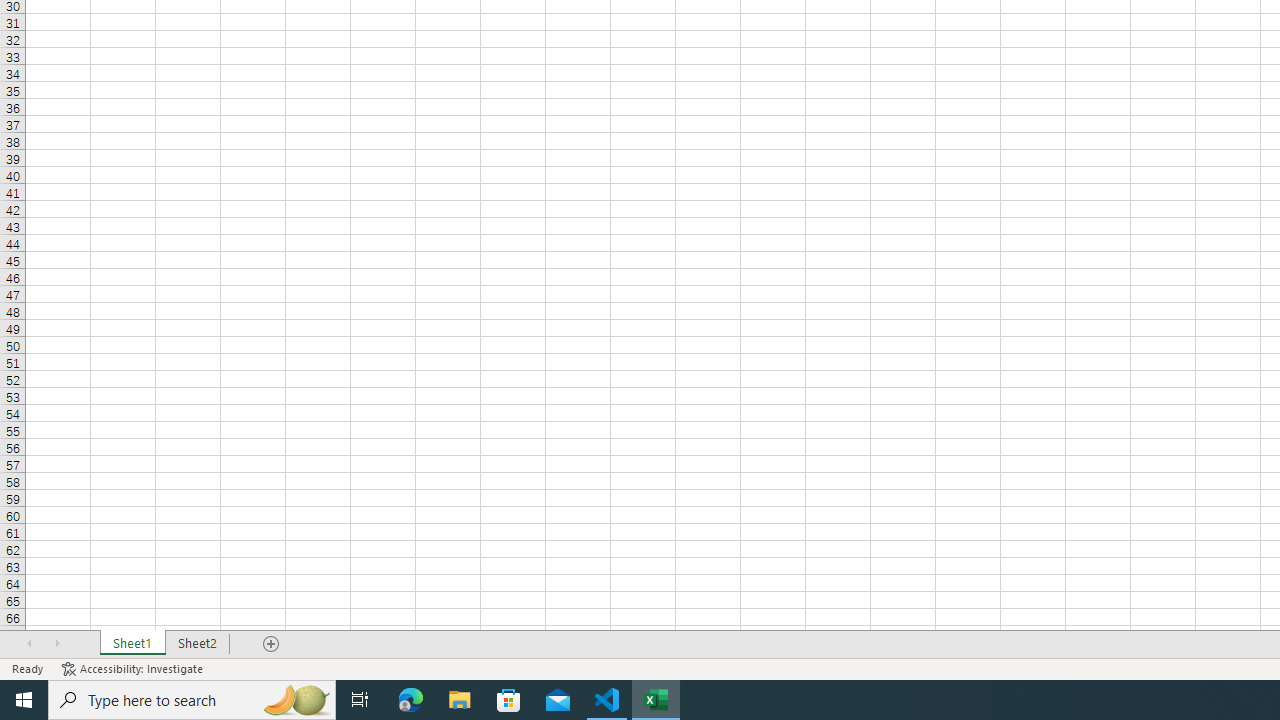  I want to click on 'Sheet2', so click(197, 644).